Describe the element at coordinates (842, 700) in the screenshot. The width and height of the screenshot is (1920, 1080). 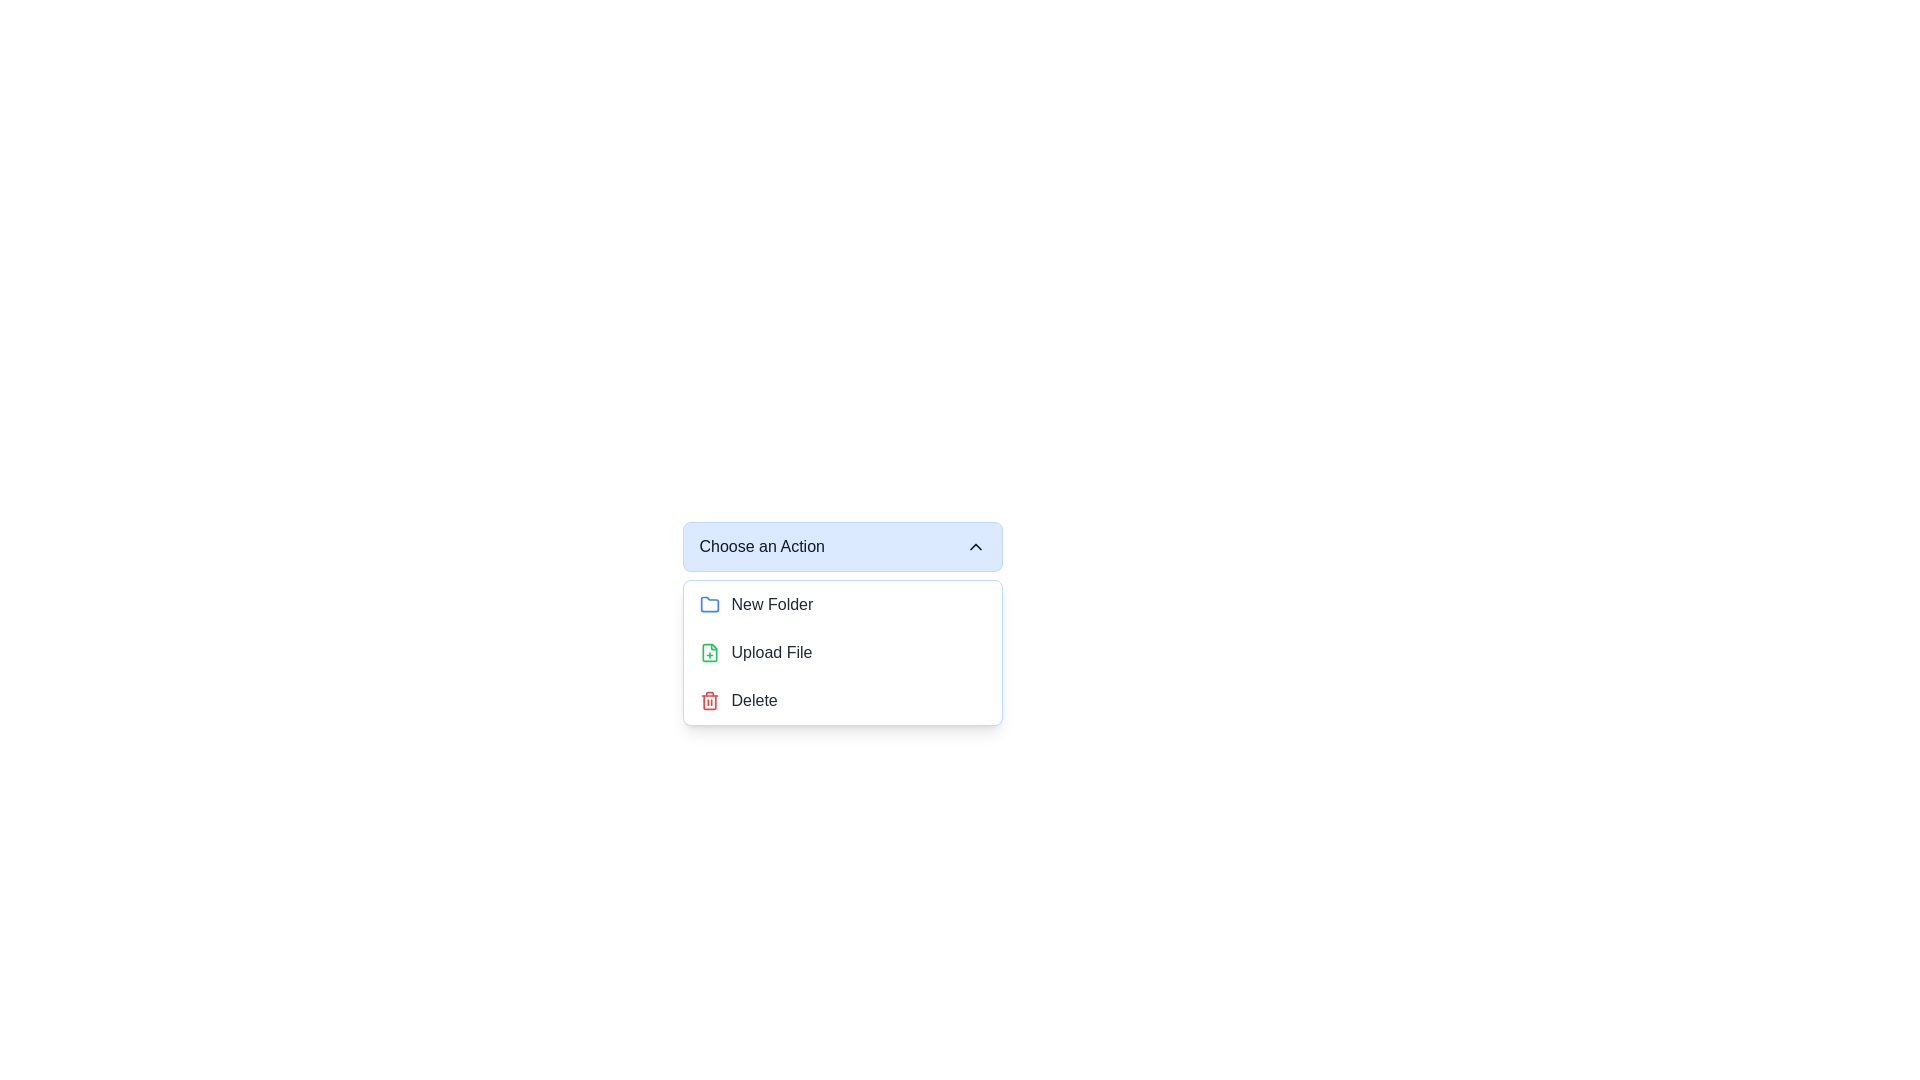
I see `the third button in the 'Choose an Action' dropdown menu` at that location.